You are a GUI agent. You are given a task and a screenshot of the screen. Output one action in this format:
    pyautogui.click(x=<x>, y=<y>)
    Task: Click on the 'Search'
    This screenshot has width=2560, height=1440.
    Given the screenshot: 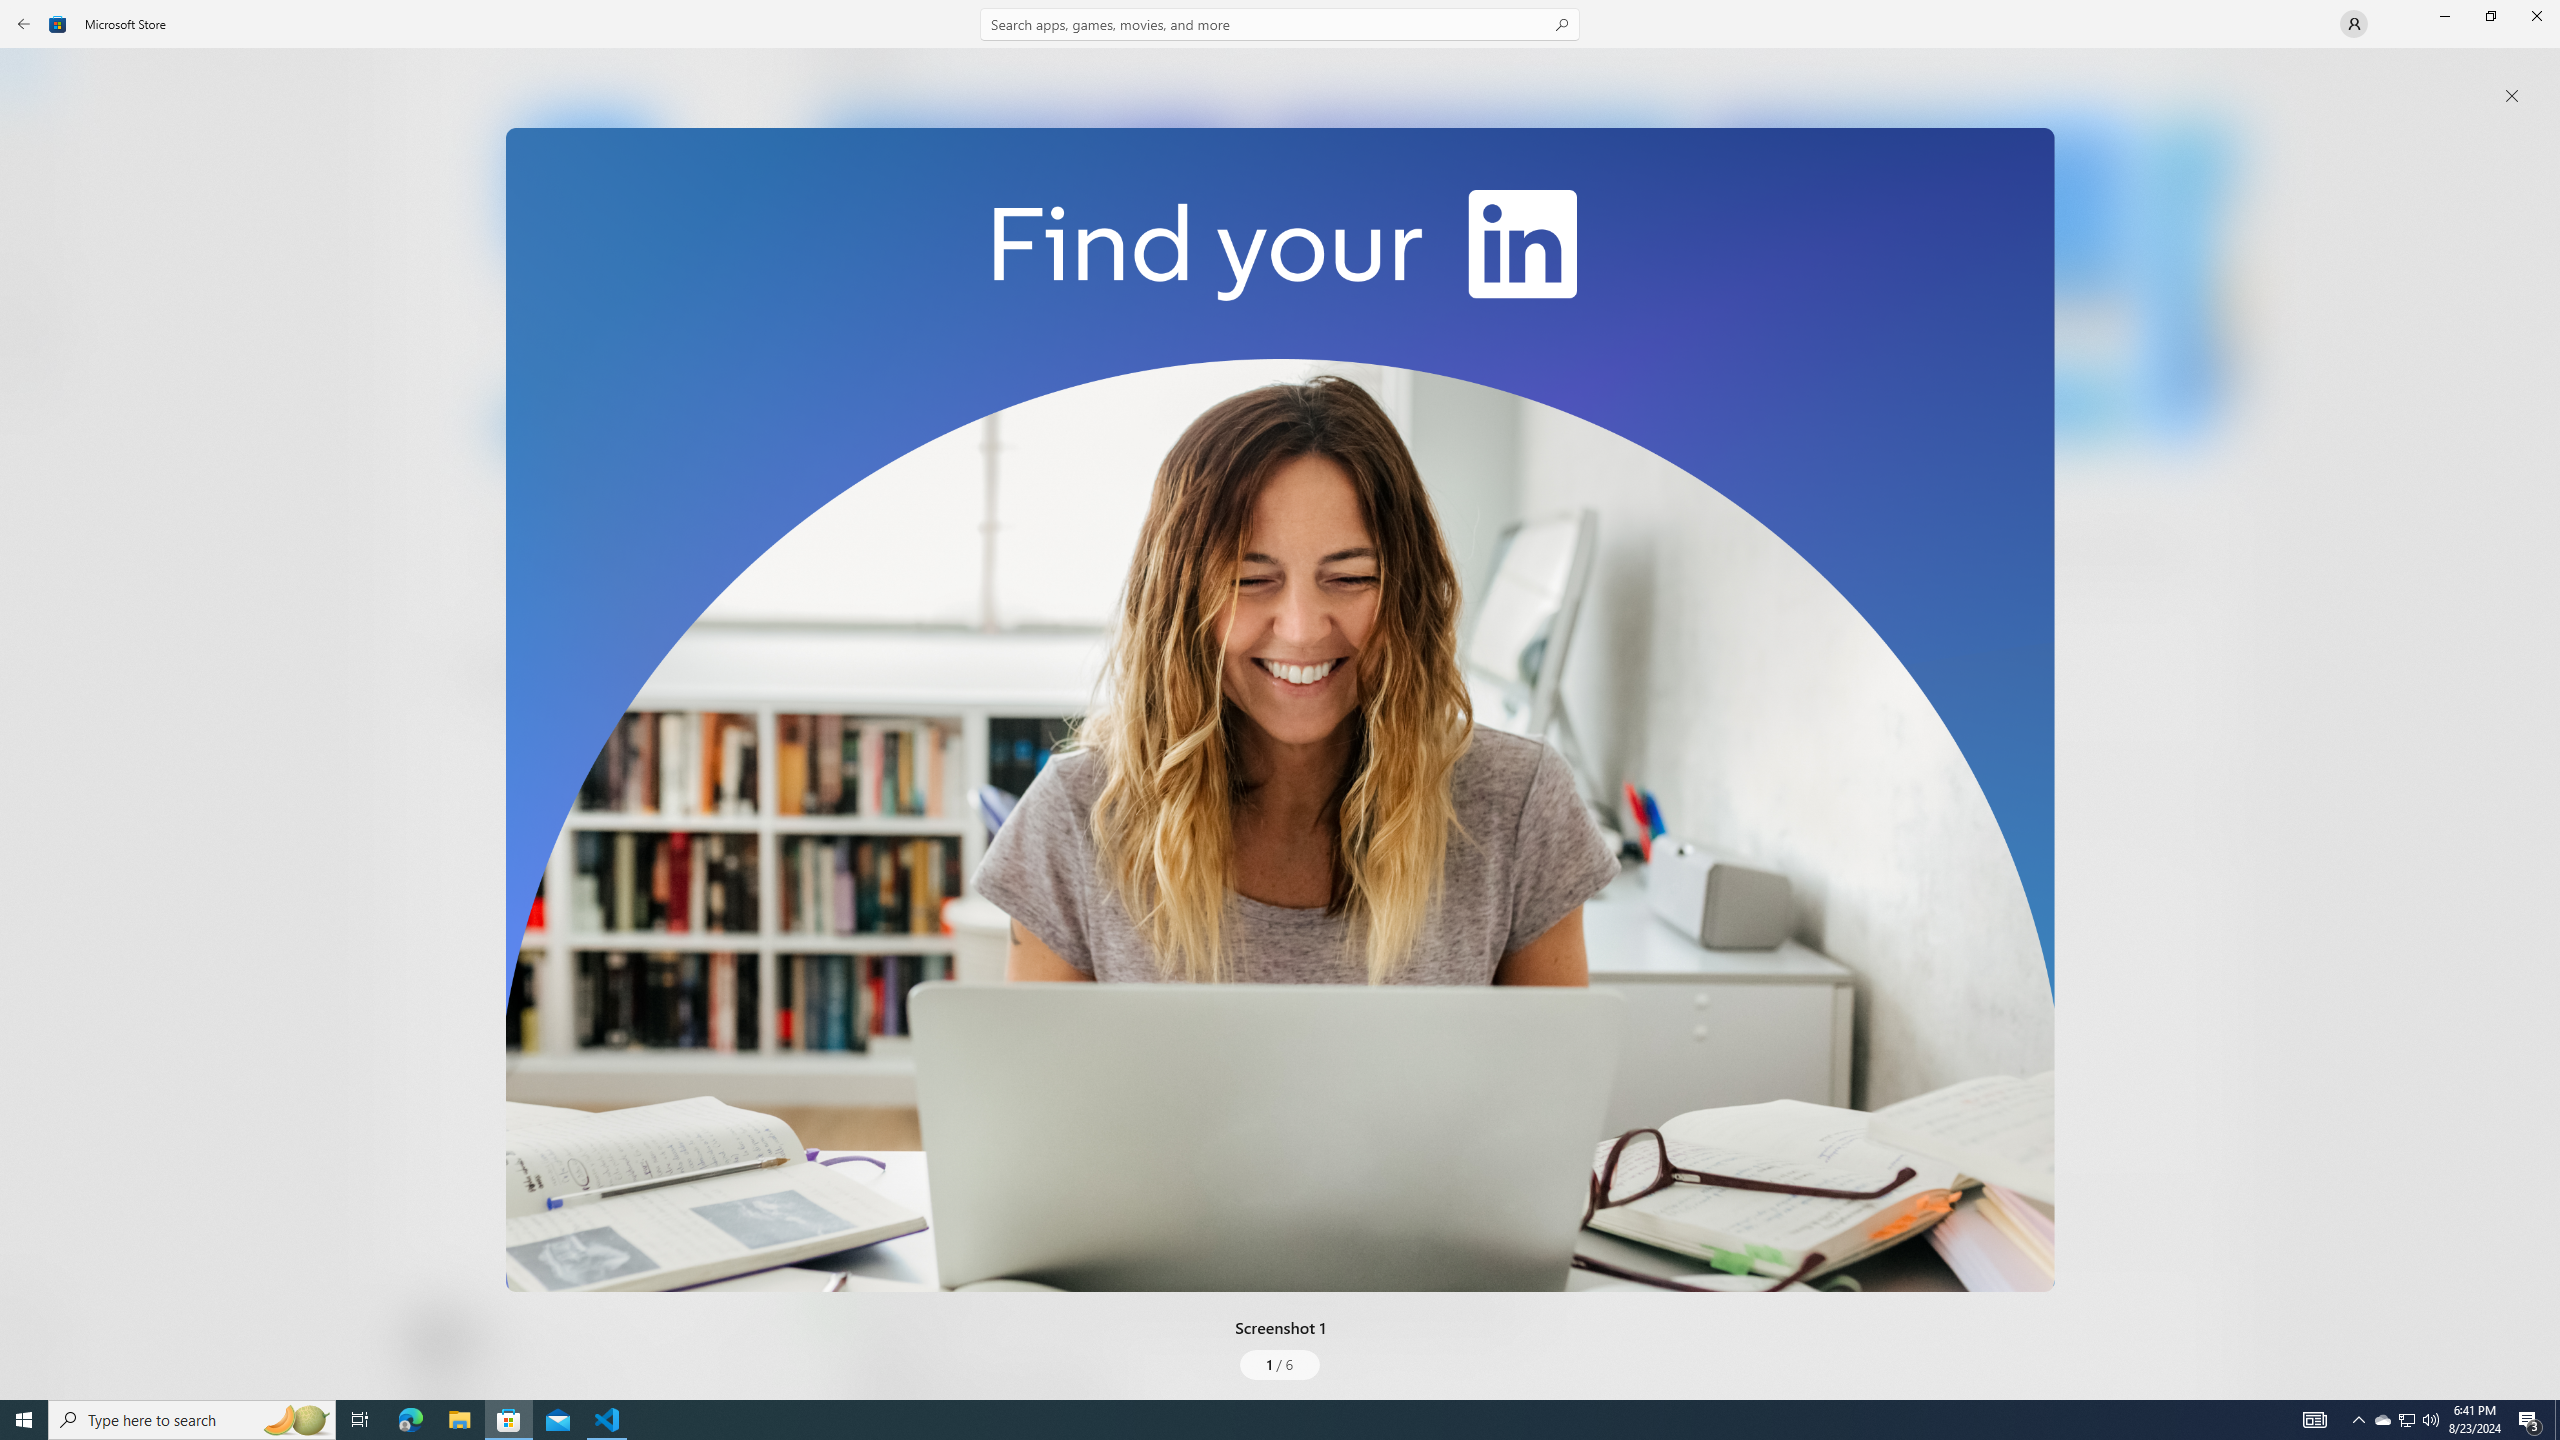 What is the action you would take?
    pyautogui.click(x=1280, y=23)
    